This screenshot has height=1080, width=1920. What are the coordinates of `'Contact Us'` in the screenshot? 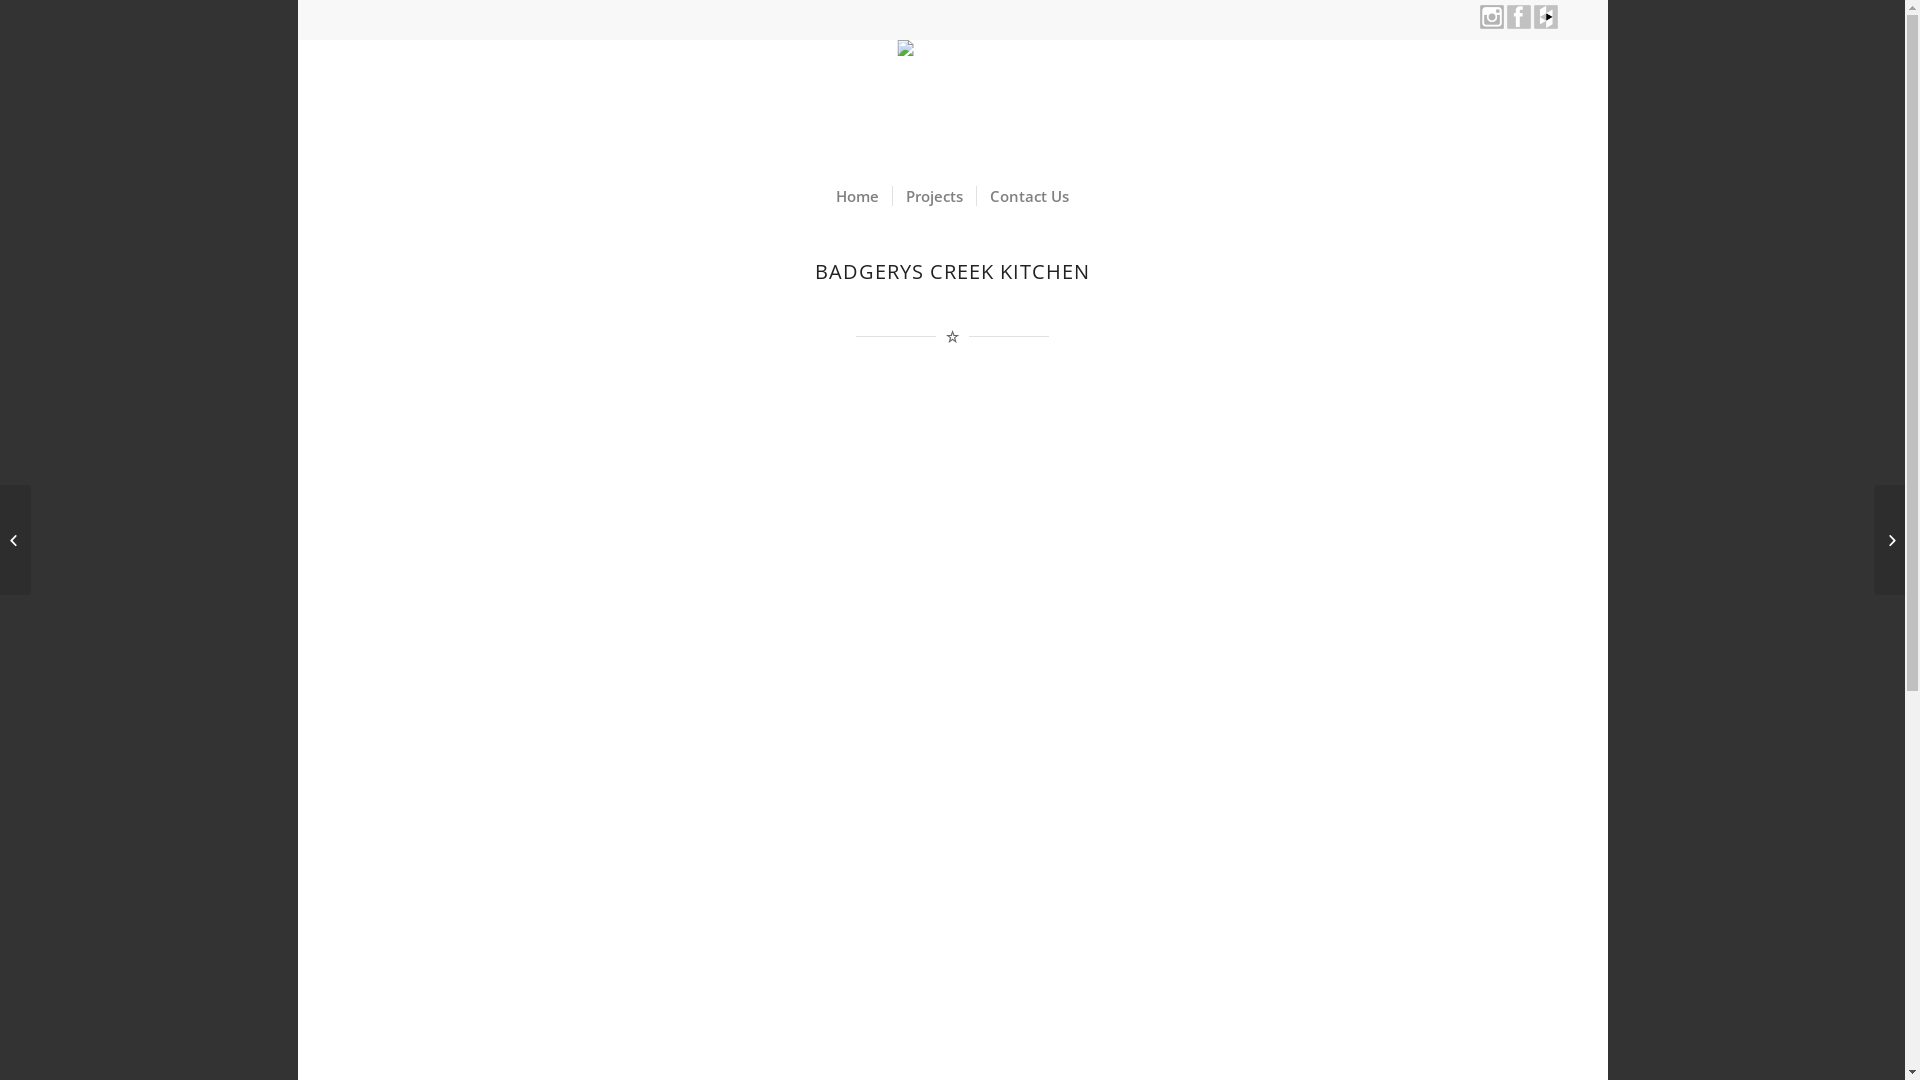 It's located at (1028, 196).